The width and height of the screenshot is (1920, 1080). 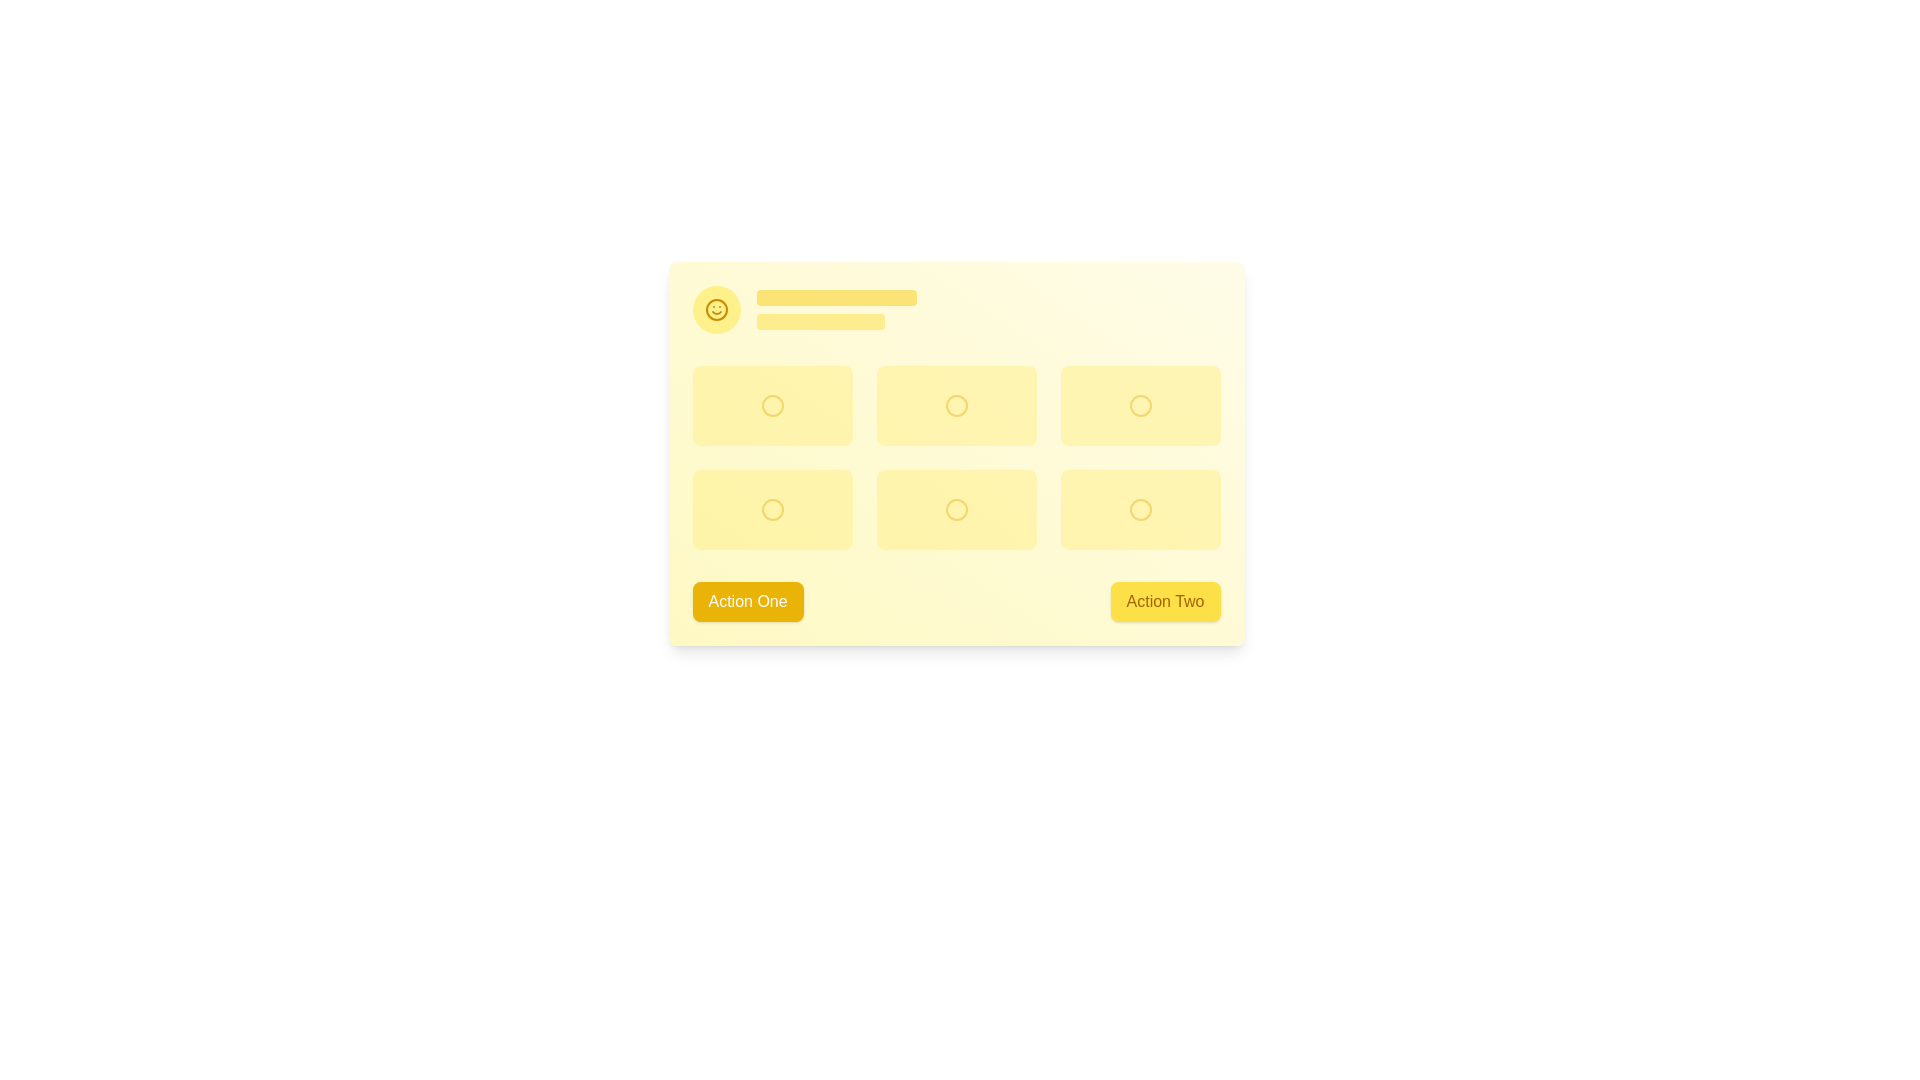 What do you see at coordinates (836, 297) in the screenshot?
I see `the loading placeholder graphic located in the upper section of the card, which indicates an area for dynamic content` at bounding box center [836, 297].